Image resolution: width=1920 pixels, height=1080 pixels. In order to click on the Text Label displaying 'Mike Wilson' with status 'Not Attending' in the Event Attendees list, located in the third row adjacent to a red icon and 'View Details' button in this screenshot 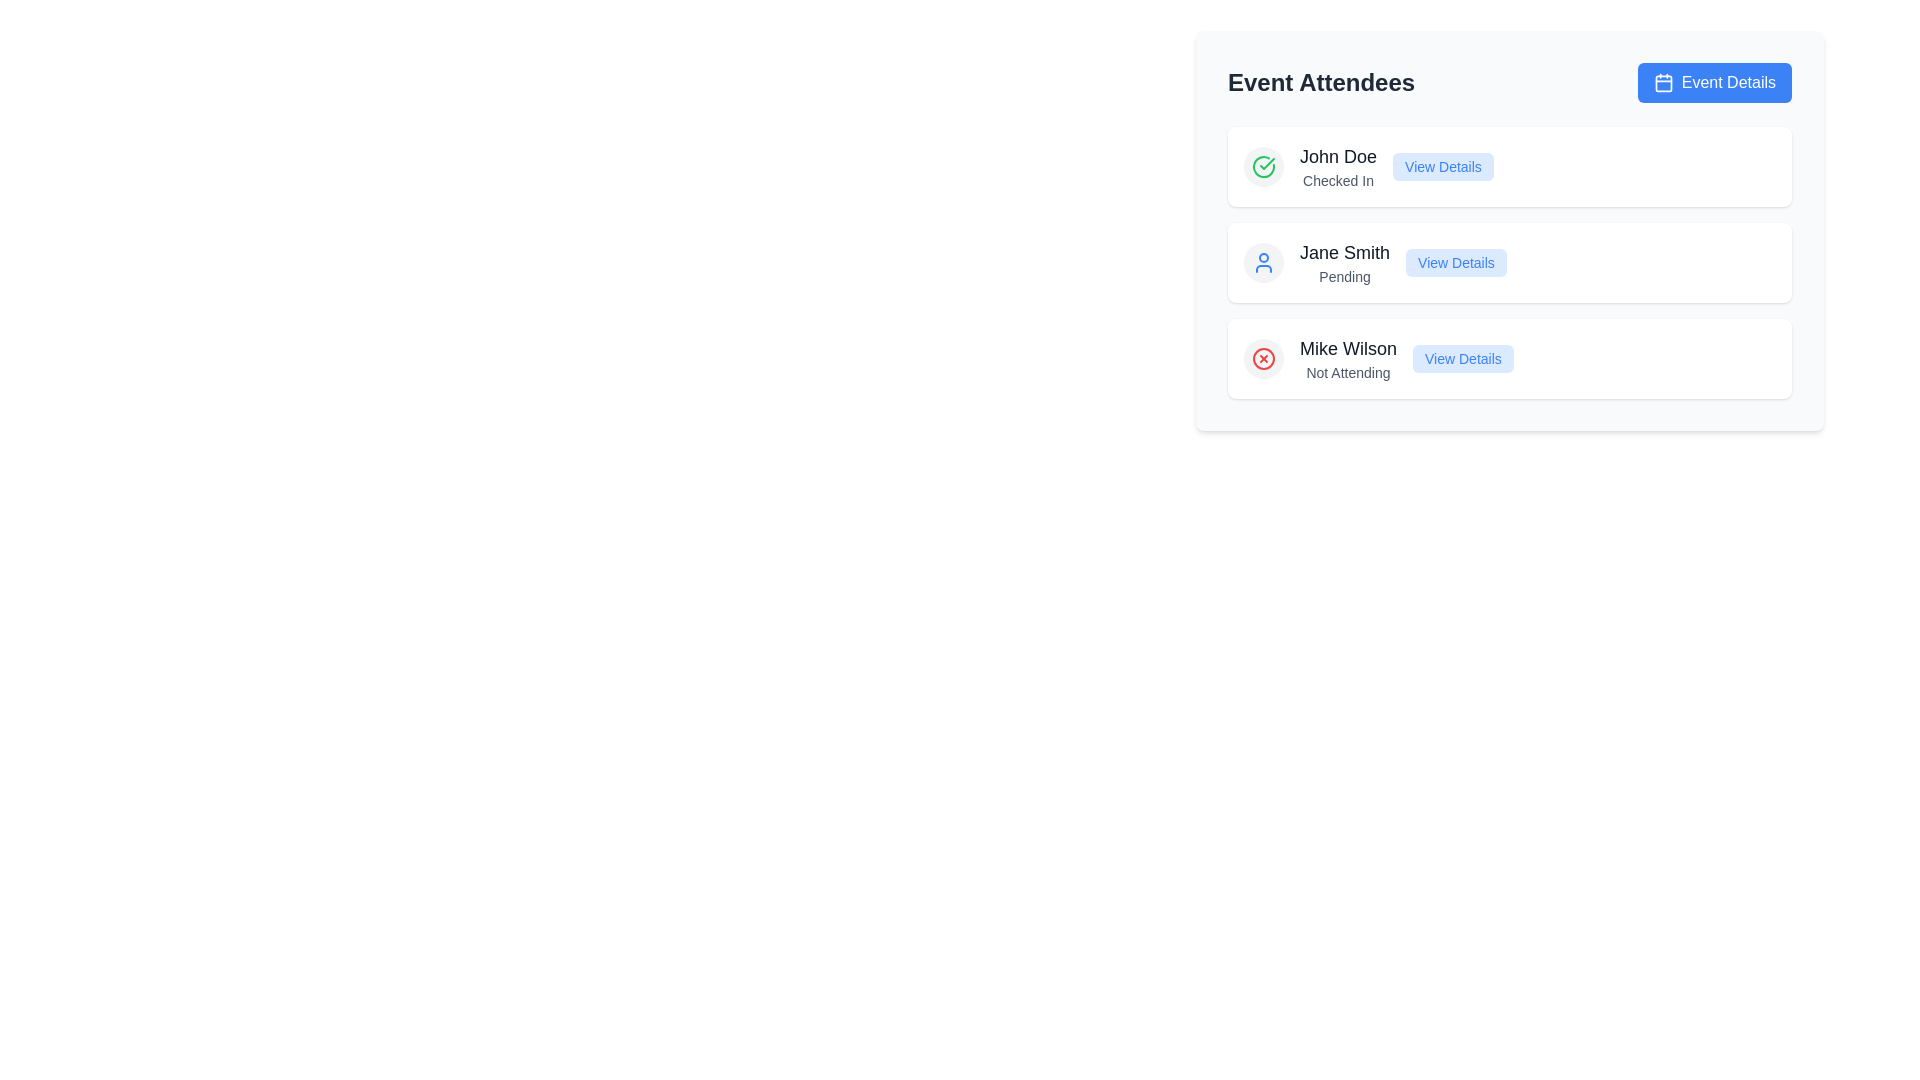, I will do `click(1348, 357)`.